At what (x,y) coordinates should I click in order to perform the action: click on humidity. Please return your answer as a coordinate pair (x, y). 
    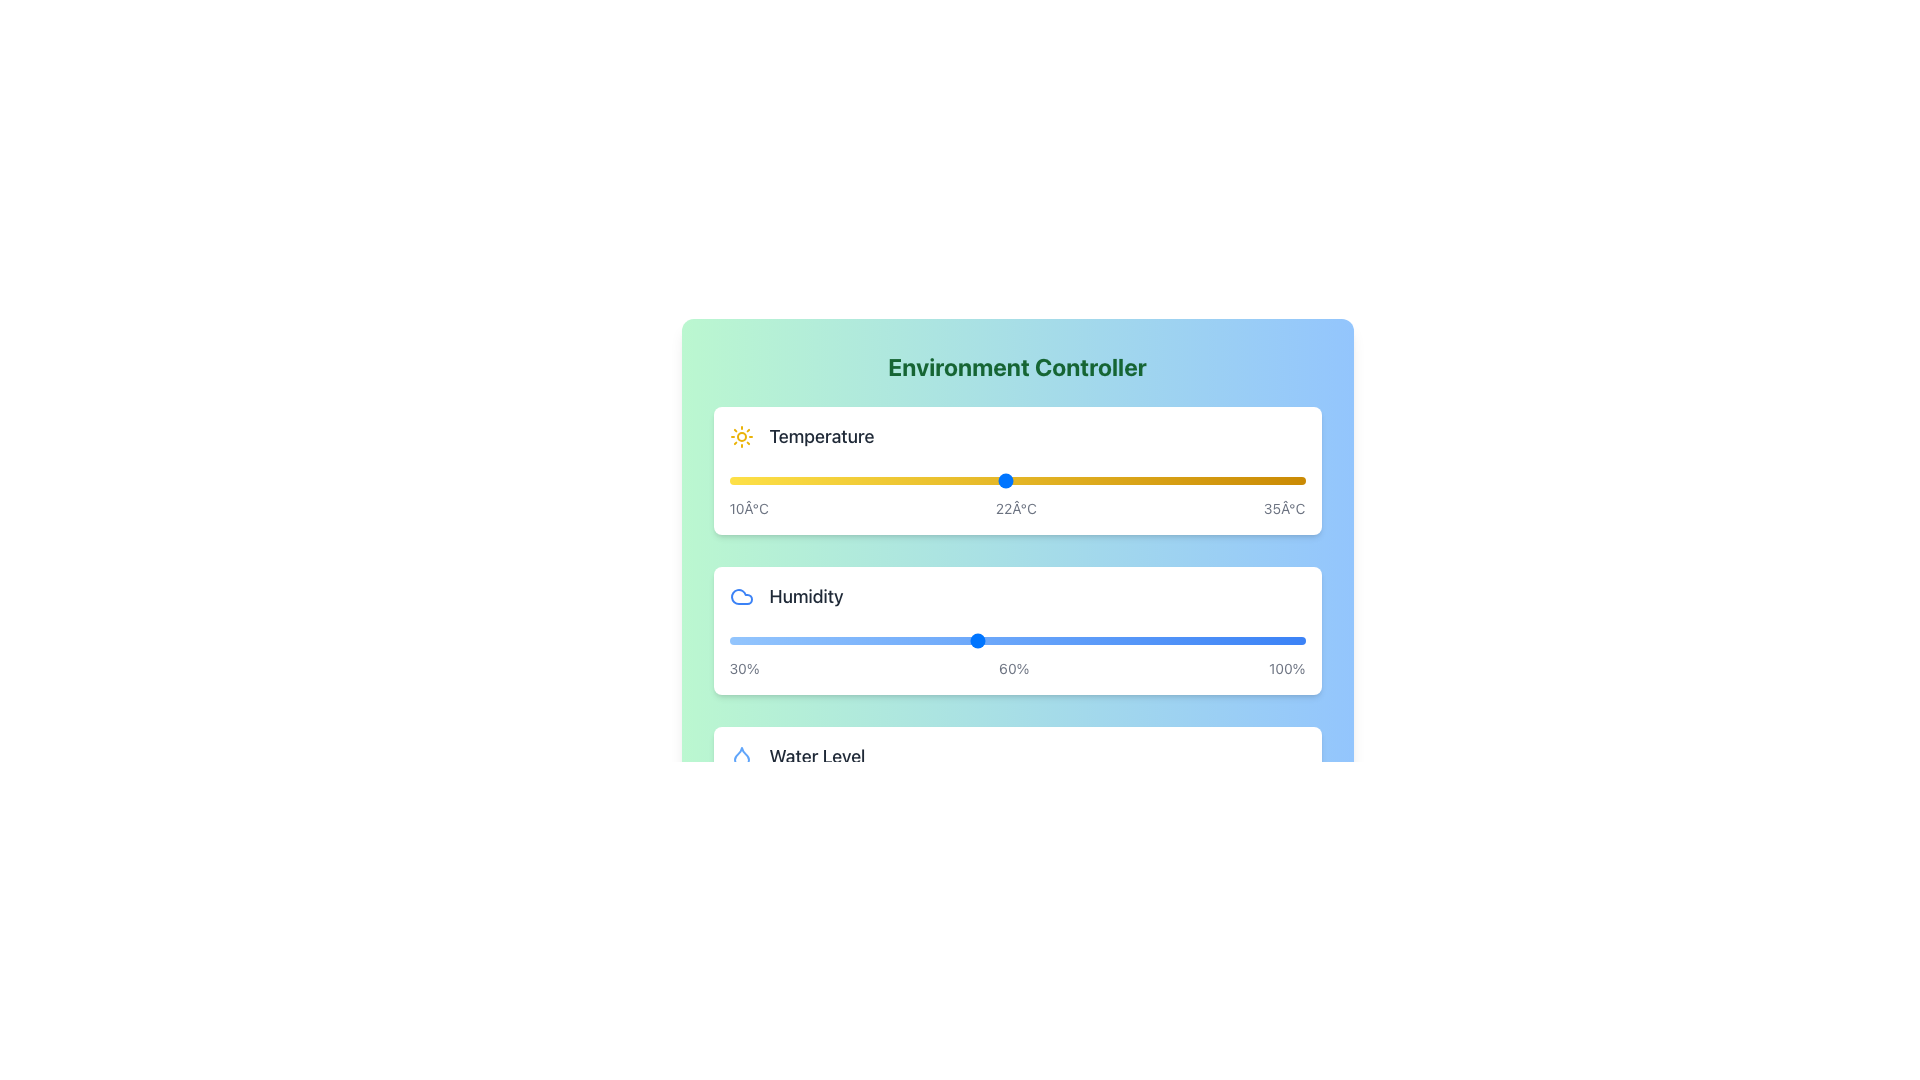
    Looking at the image, I should click on (844, 640).